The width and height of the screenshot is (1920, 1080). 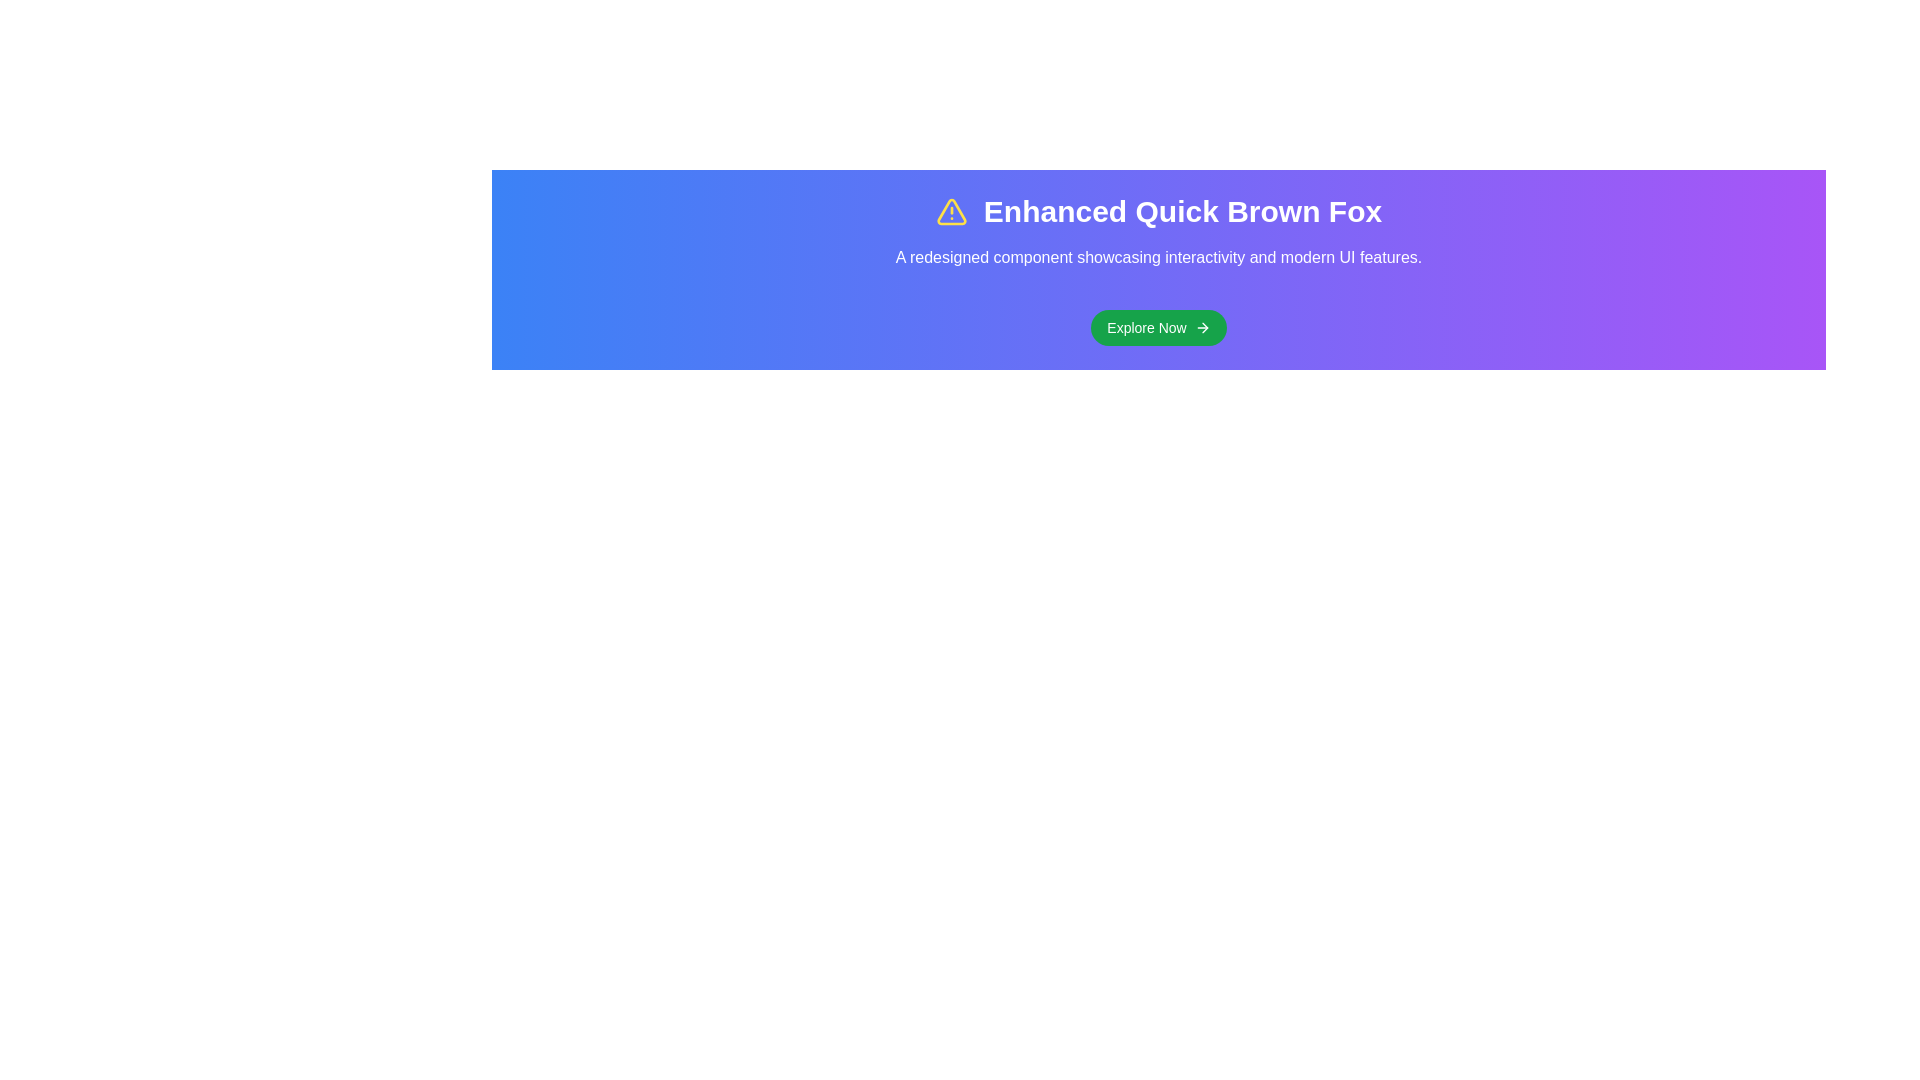 I want to click on the alert icon located near the top center of the interface, directly preceding the text 'Enhanced Quick Brown Fox', to potentially trigger a related action, so click(x=950, y=212).